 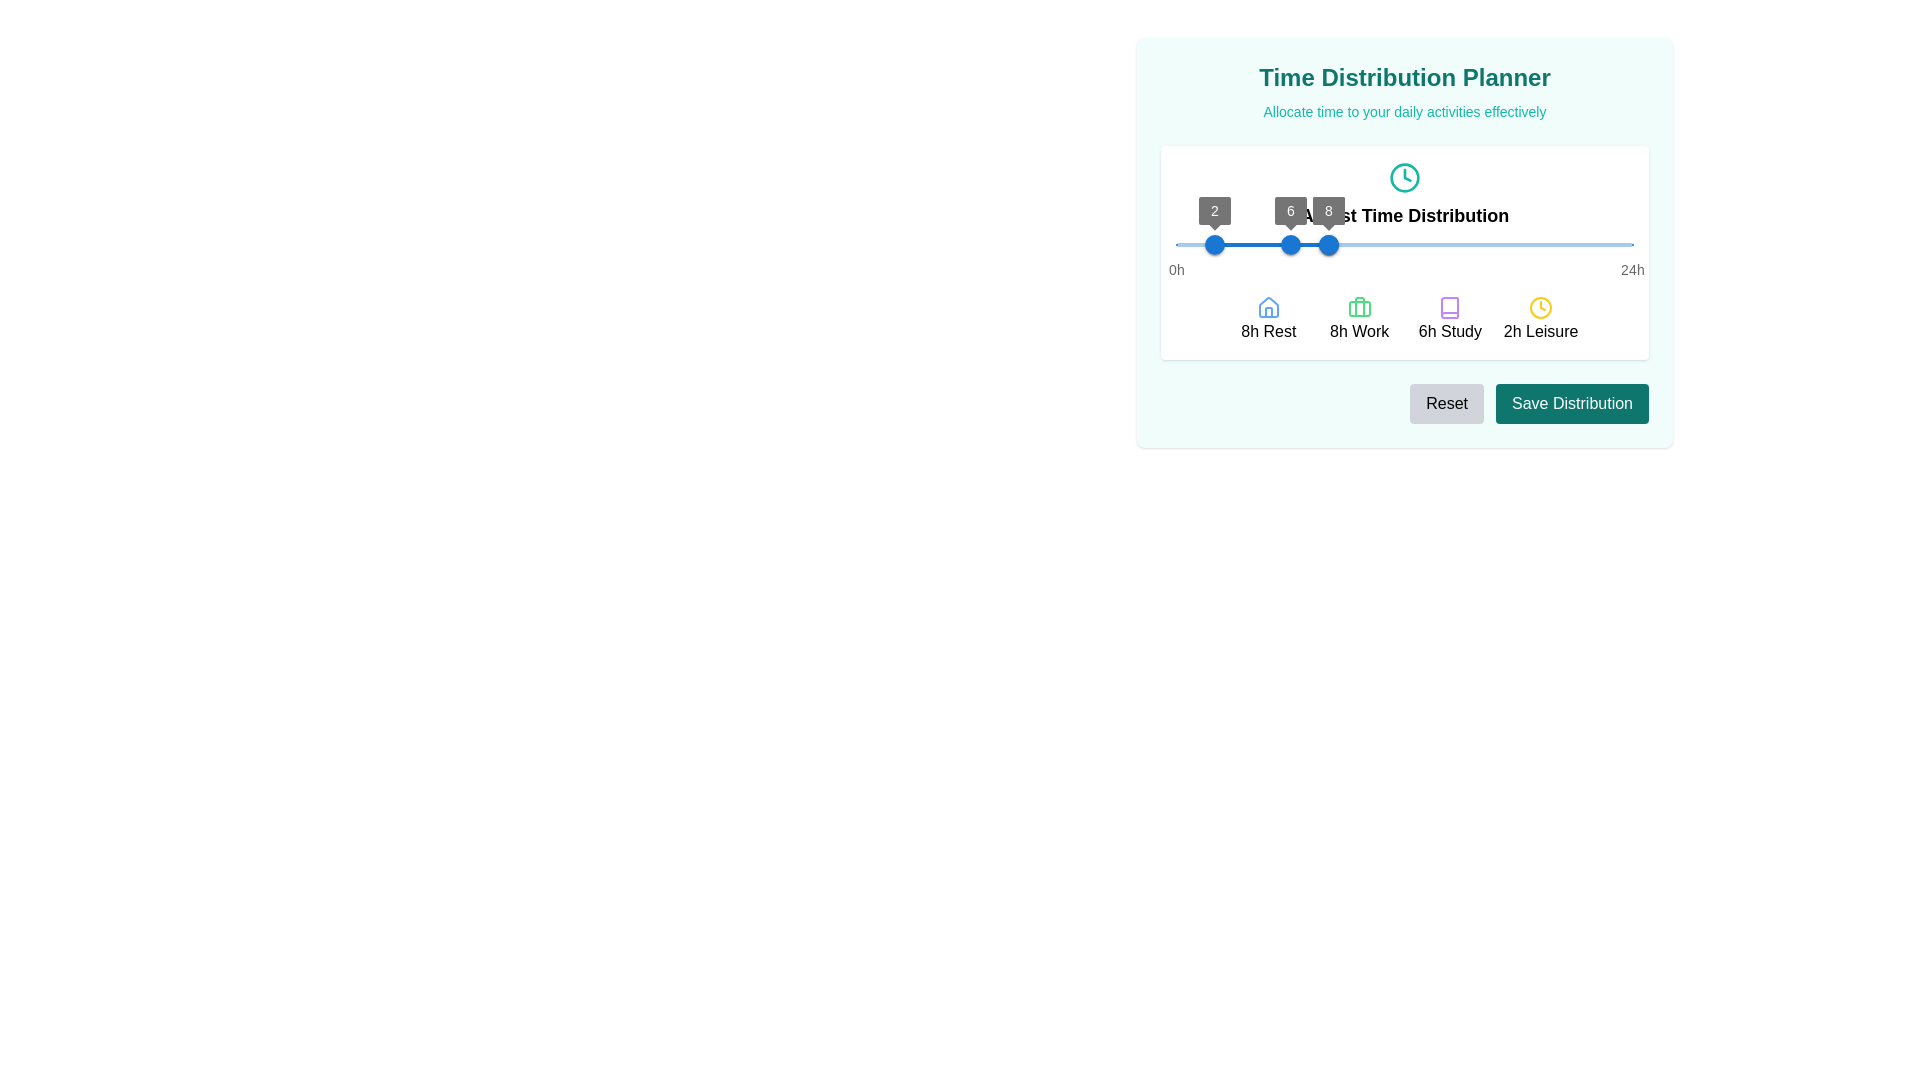 I want to click on the gray rounded label displaying the number '6' positioned above the slider thumb, so click(x=1291, y=209).